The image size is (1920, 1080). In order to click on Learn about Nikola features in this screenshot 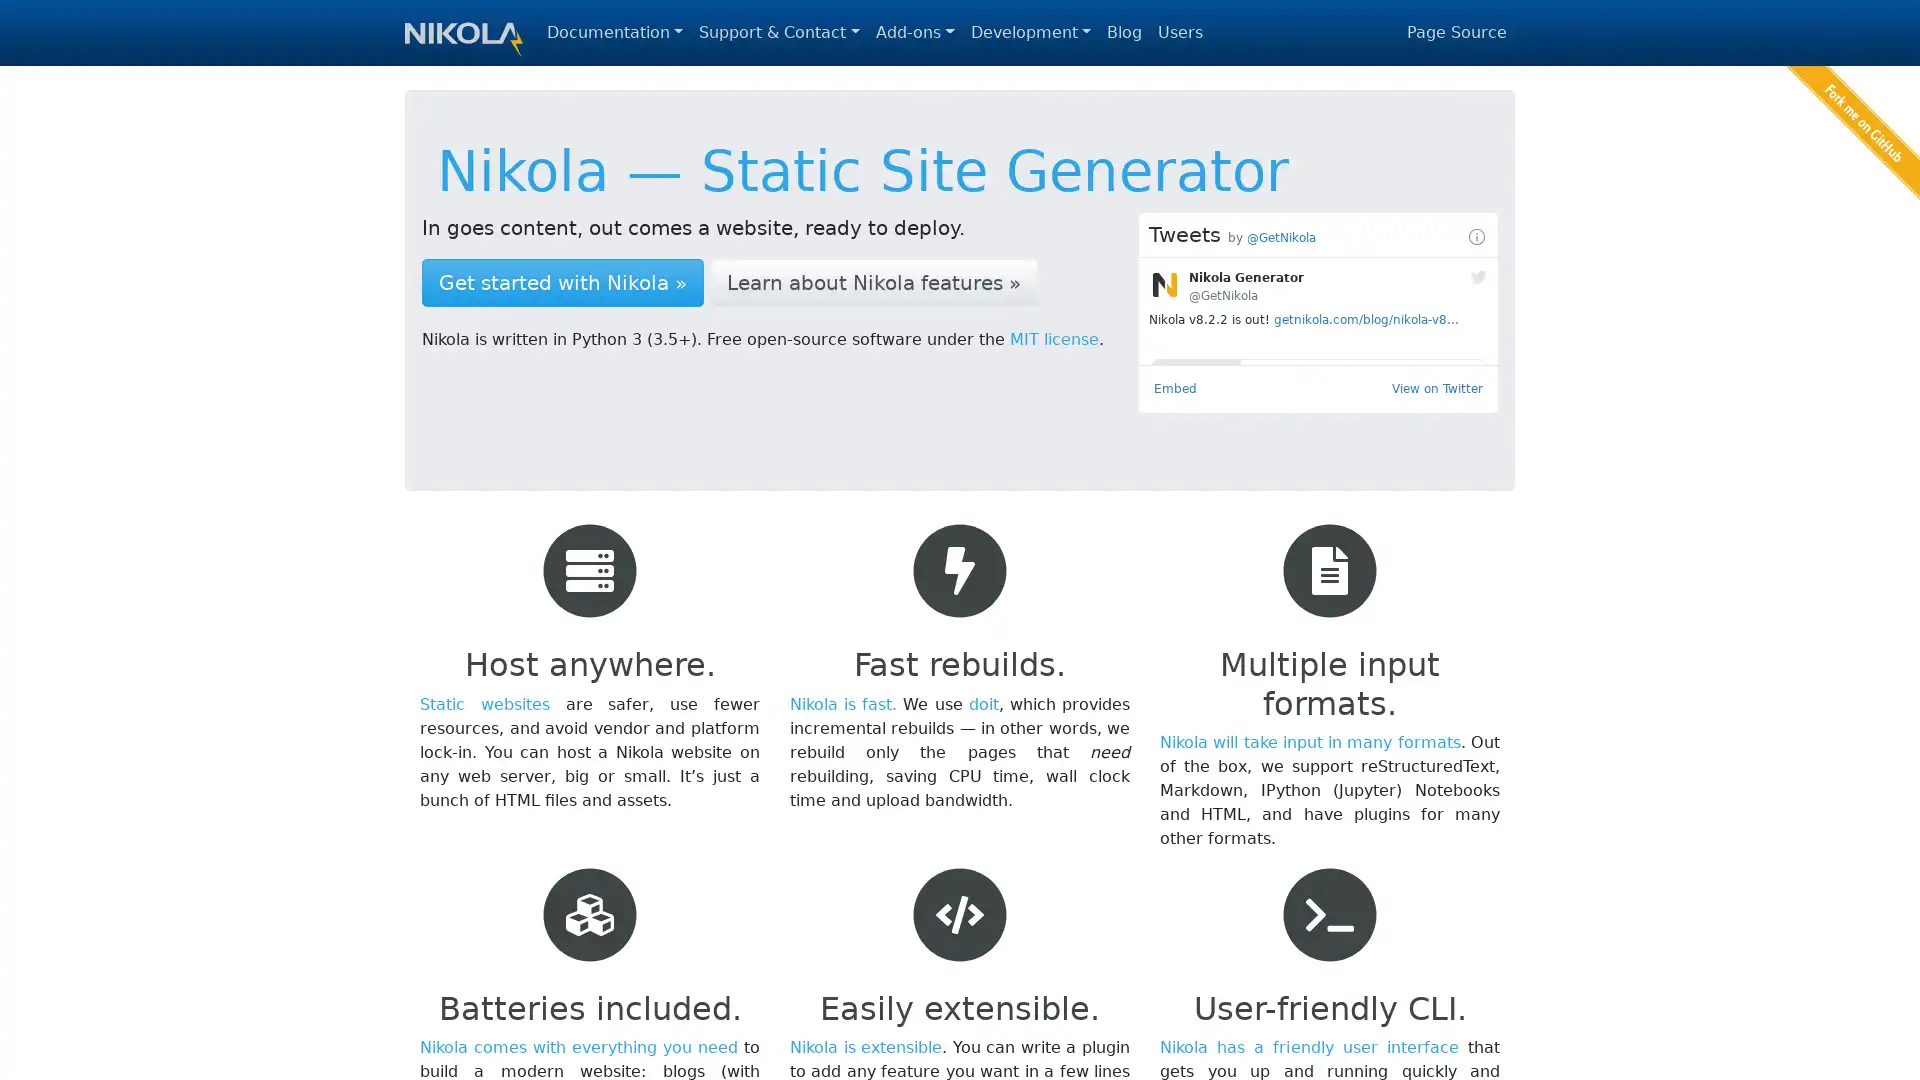, I will do `click(873, 282)`.